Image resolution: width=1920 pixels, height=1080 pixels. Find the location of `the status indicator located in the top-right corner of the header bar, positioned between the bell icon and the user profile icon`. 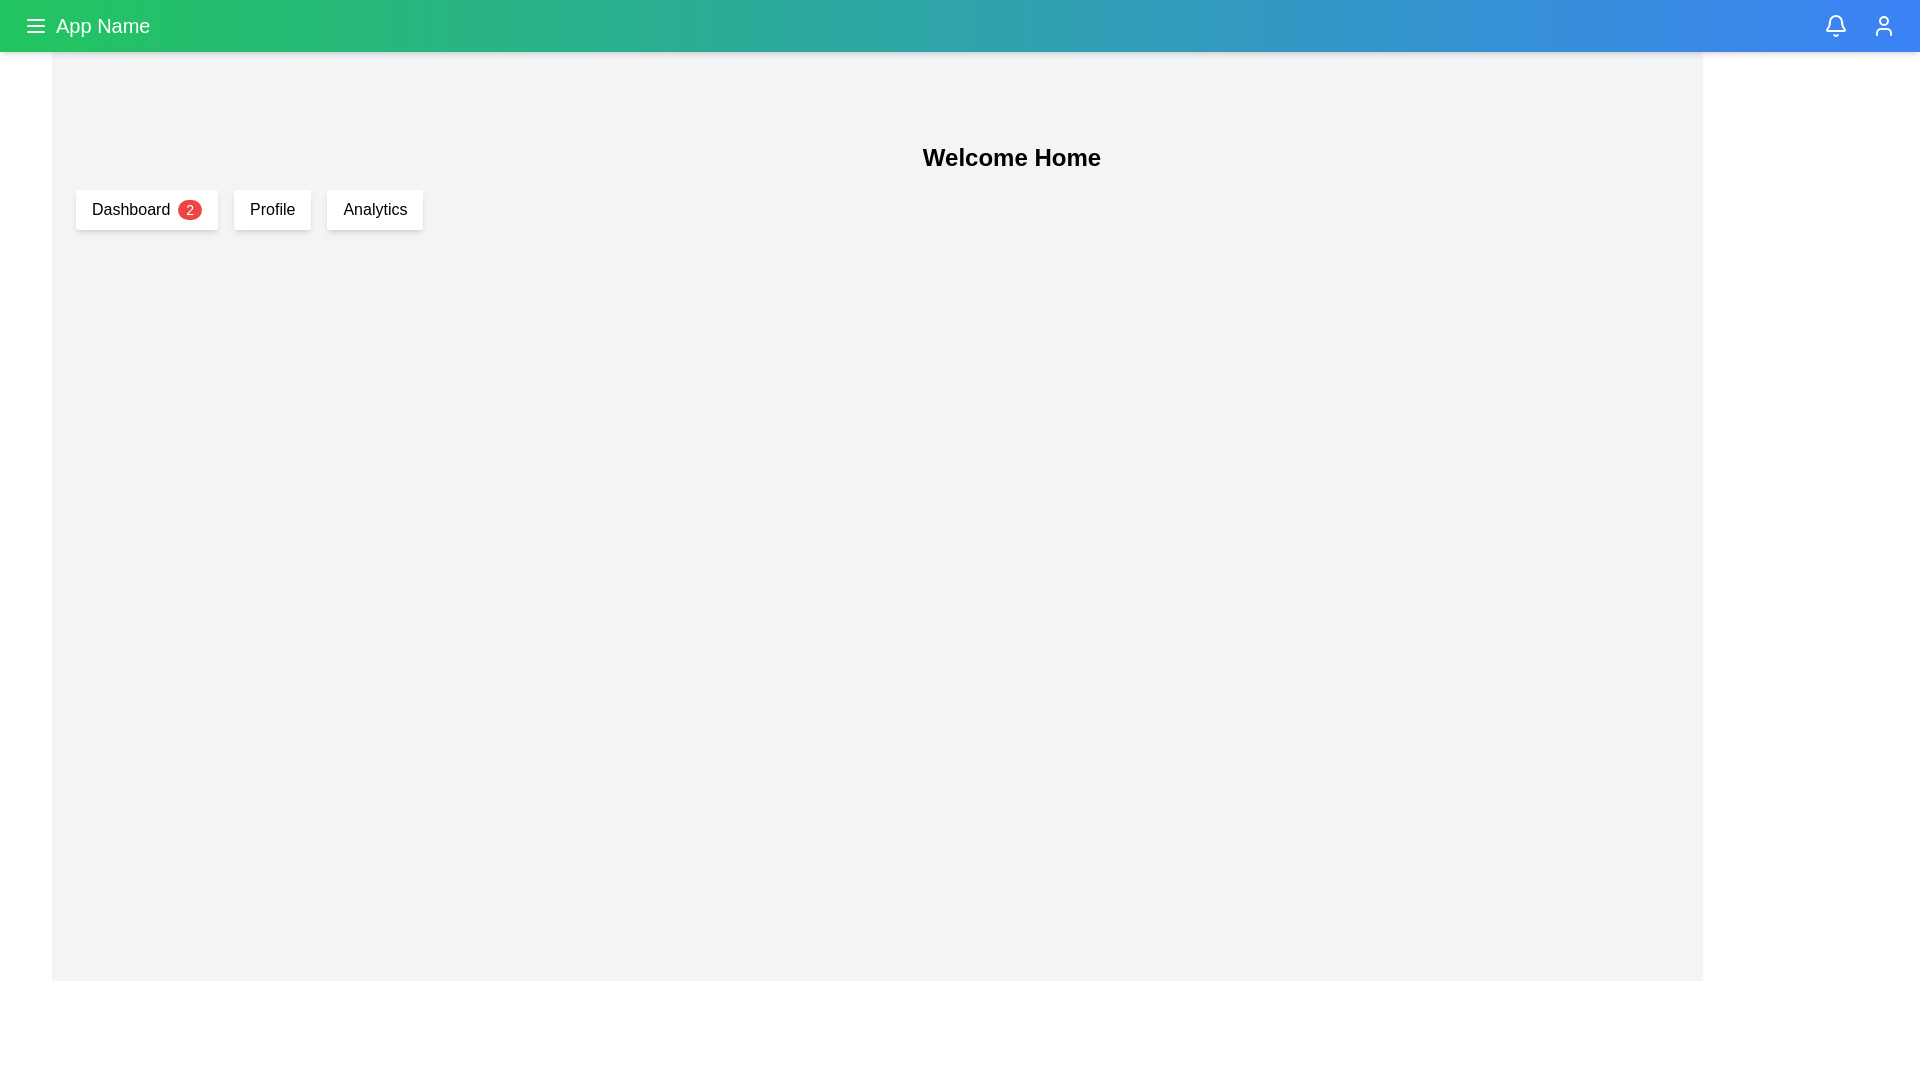

the status indicator located in the top-right corner of the header bar, positioned between the bell icon and the user profile icon is located at coordinates (1859, 26).